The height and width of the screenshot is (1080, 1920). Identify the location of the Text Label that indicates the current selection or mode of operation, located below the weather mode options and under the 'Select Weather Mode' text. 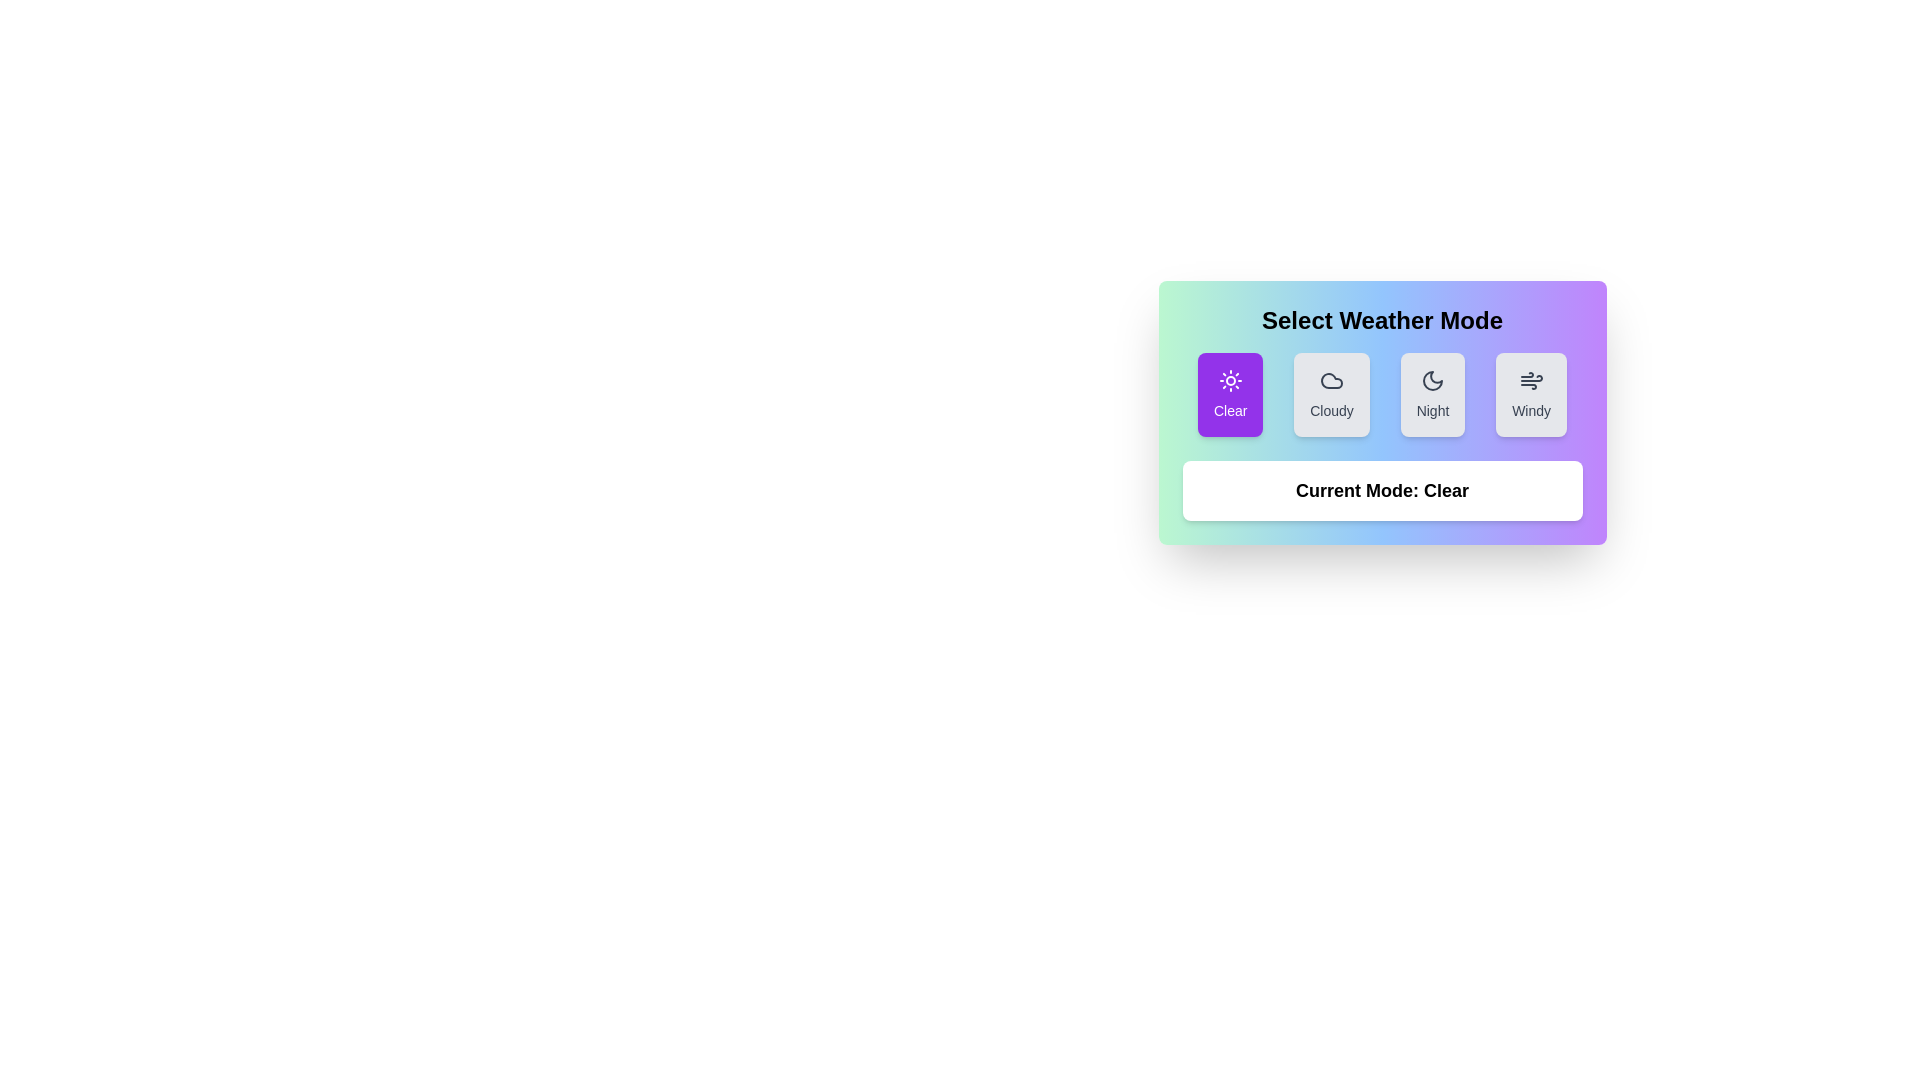
(1381, 490).